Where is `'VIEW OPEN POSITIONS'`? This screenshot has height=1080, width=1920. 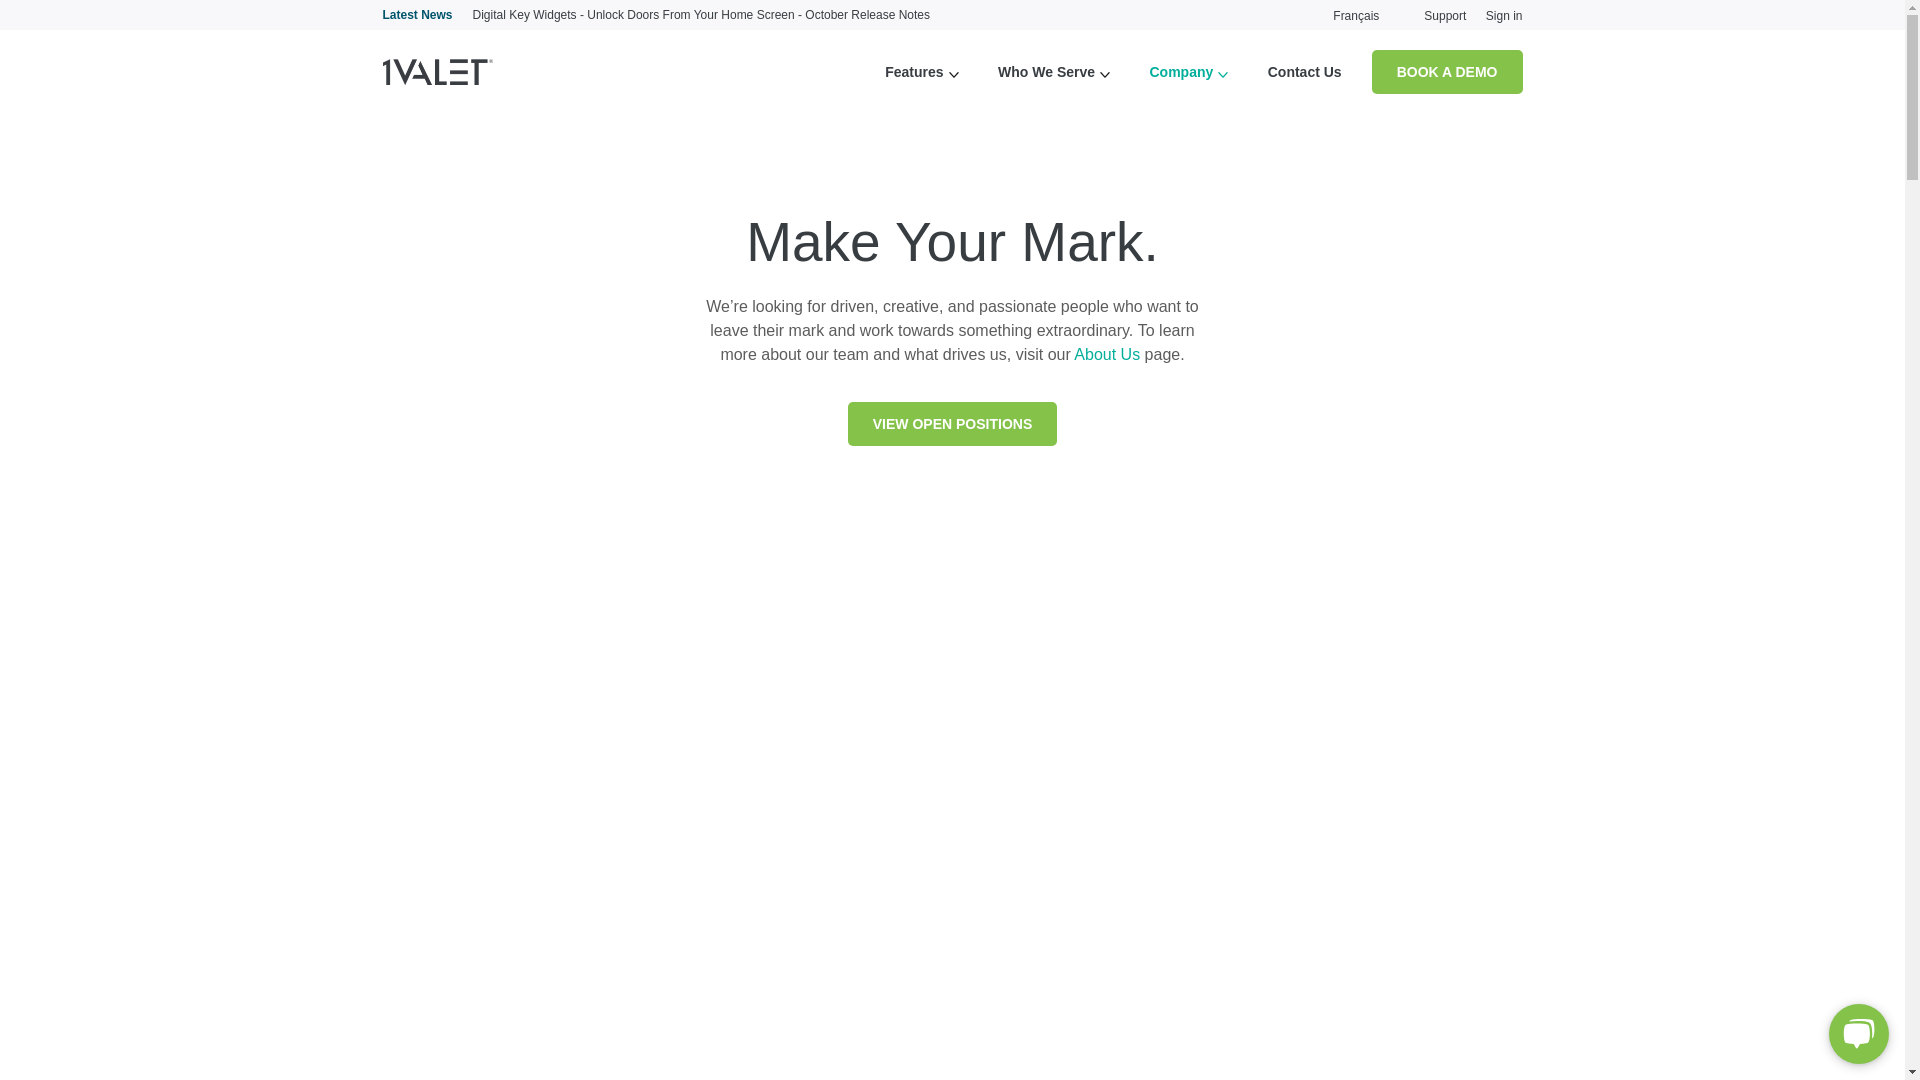
'VIEW OPEN POSITIONS' is located at coordinates (951, 423).